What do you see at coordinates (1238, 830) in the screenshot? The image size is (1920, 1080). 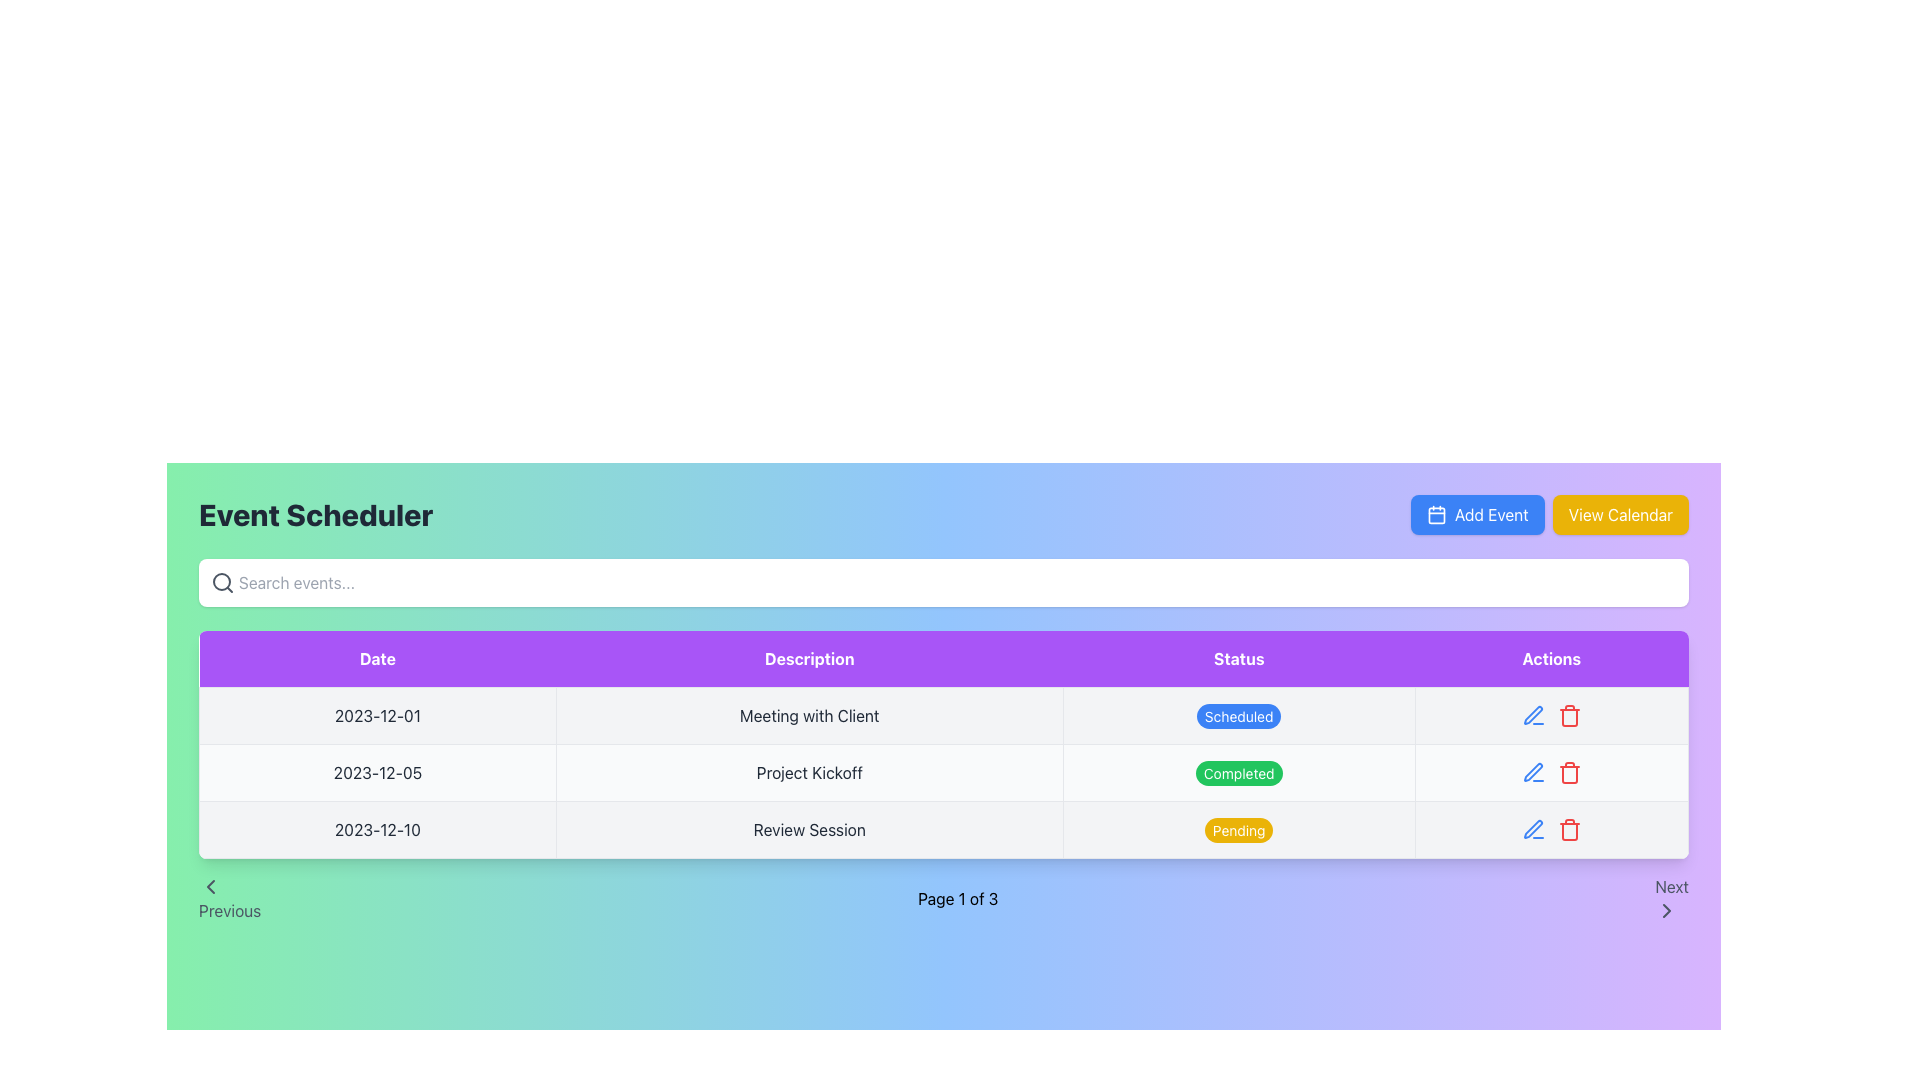 I see `the non-interactive Text Label in the third row of the table that displays the status as 'Pending'` at bounding box center [1238, 830].